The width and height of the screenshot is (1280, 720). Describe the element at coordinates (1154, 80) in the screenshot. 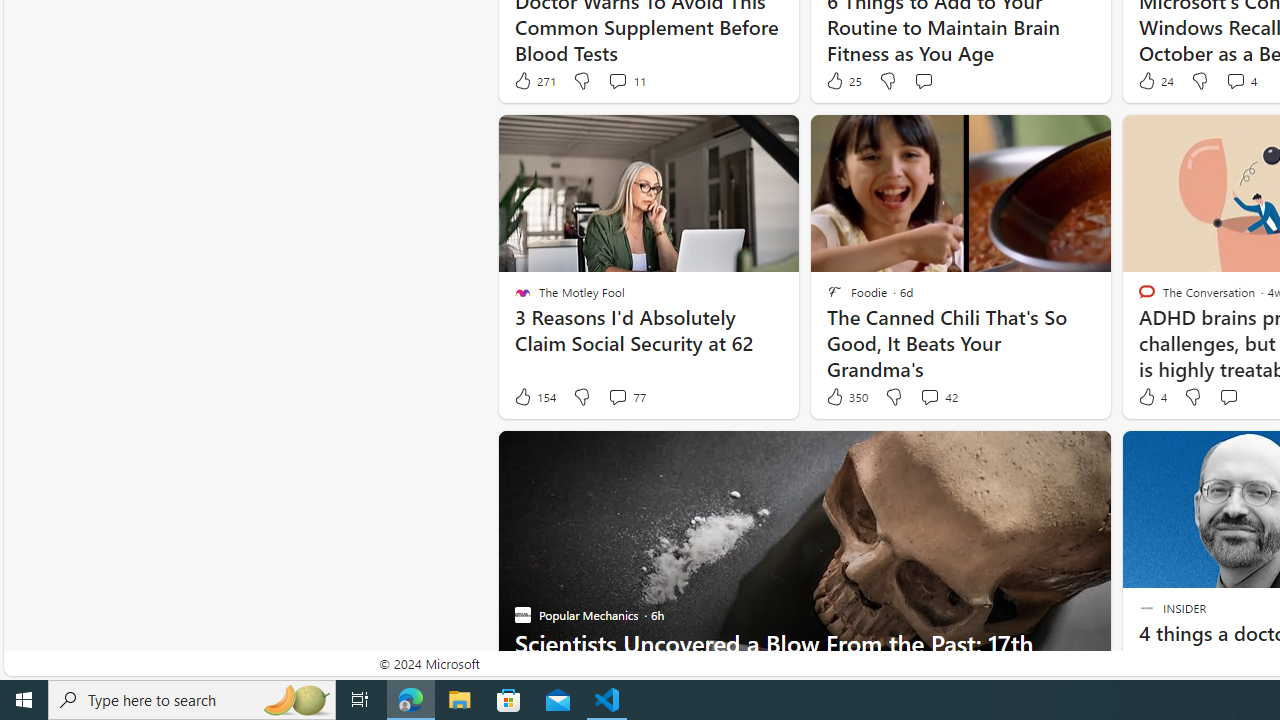

I see `'24 Like'` at that location.